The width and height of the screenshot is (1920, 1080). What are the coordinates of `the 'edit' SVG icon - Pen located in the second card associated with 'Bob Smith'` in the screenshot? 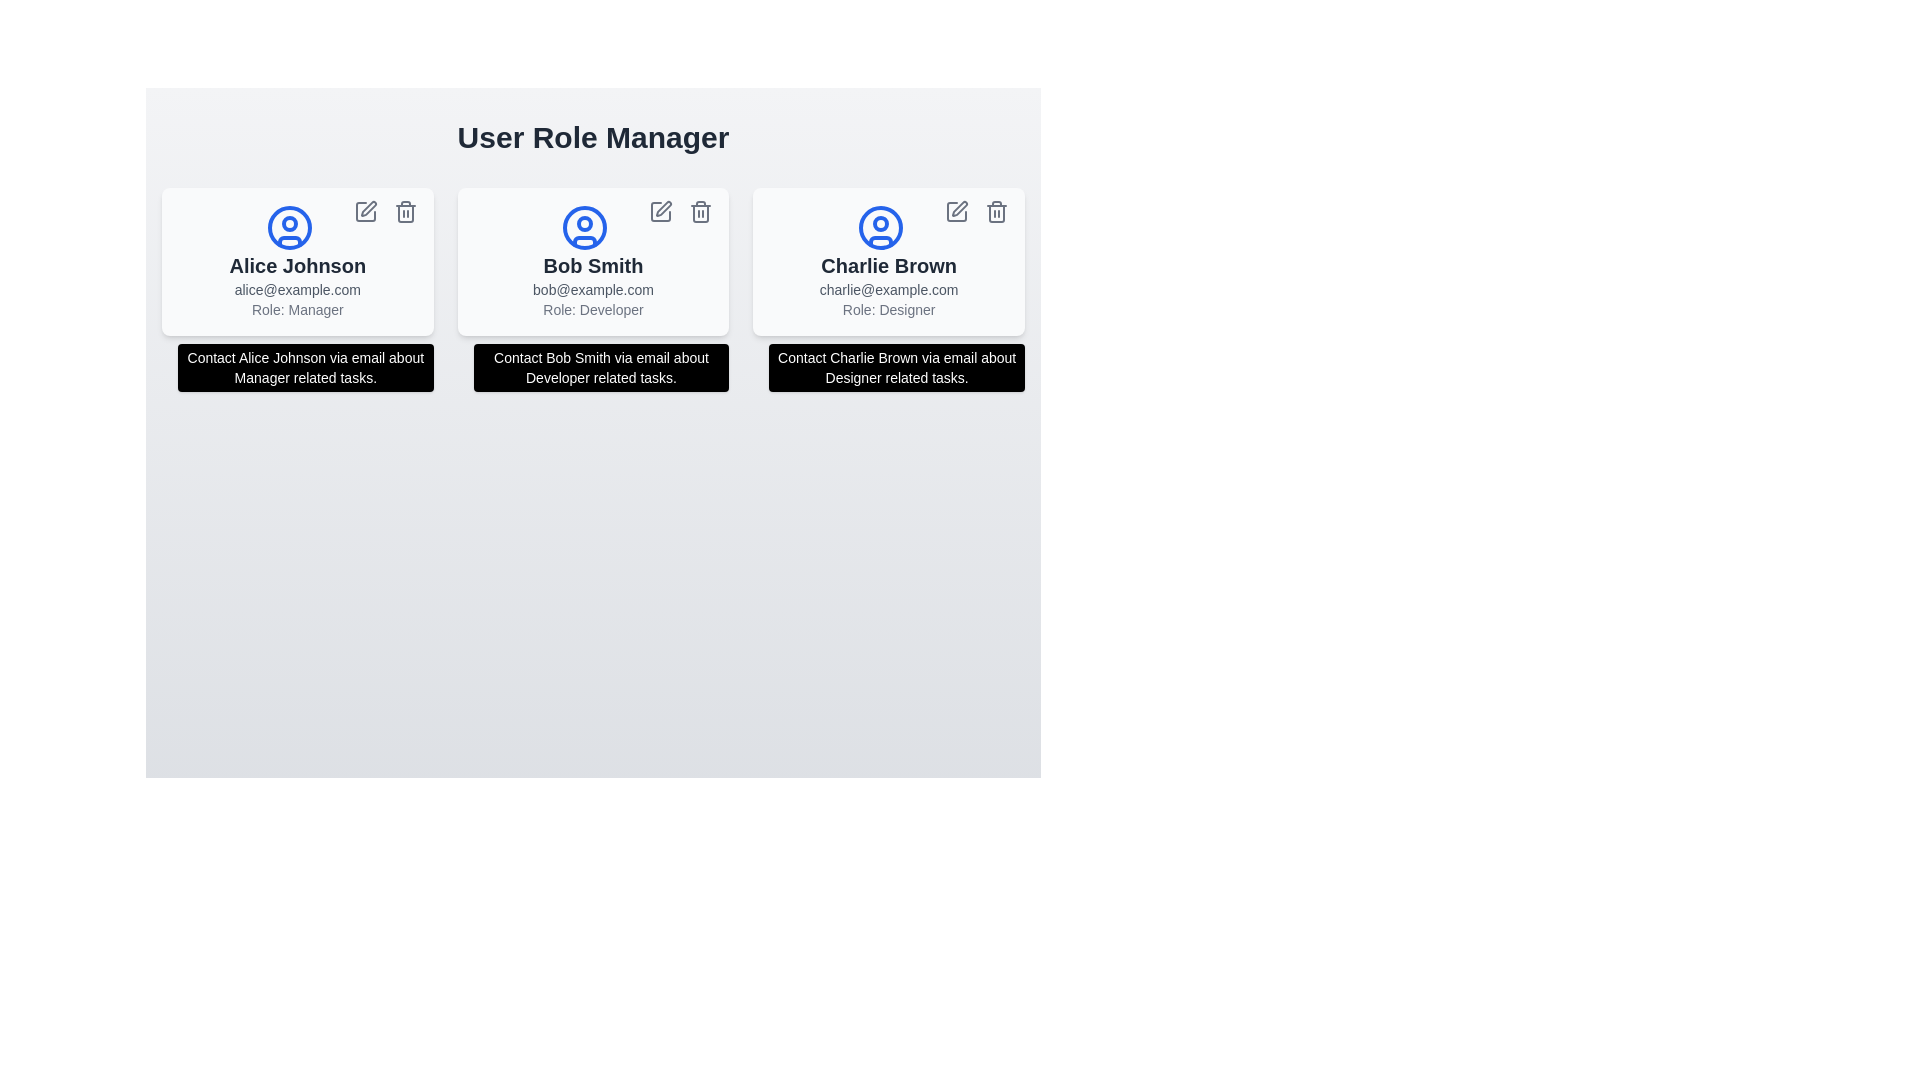 It's located at (663, 208).